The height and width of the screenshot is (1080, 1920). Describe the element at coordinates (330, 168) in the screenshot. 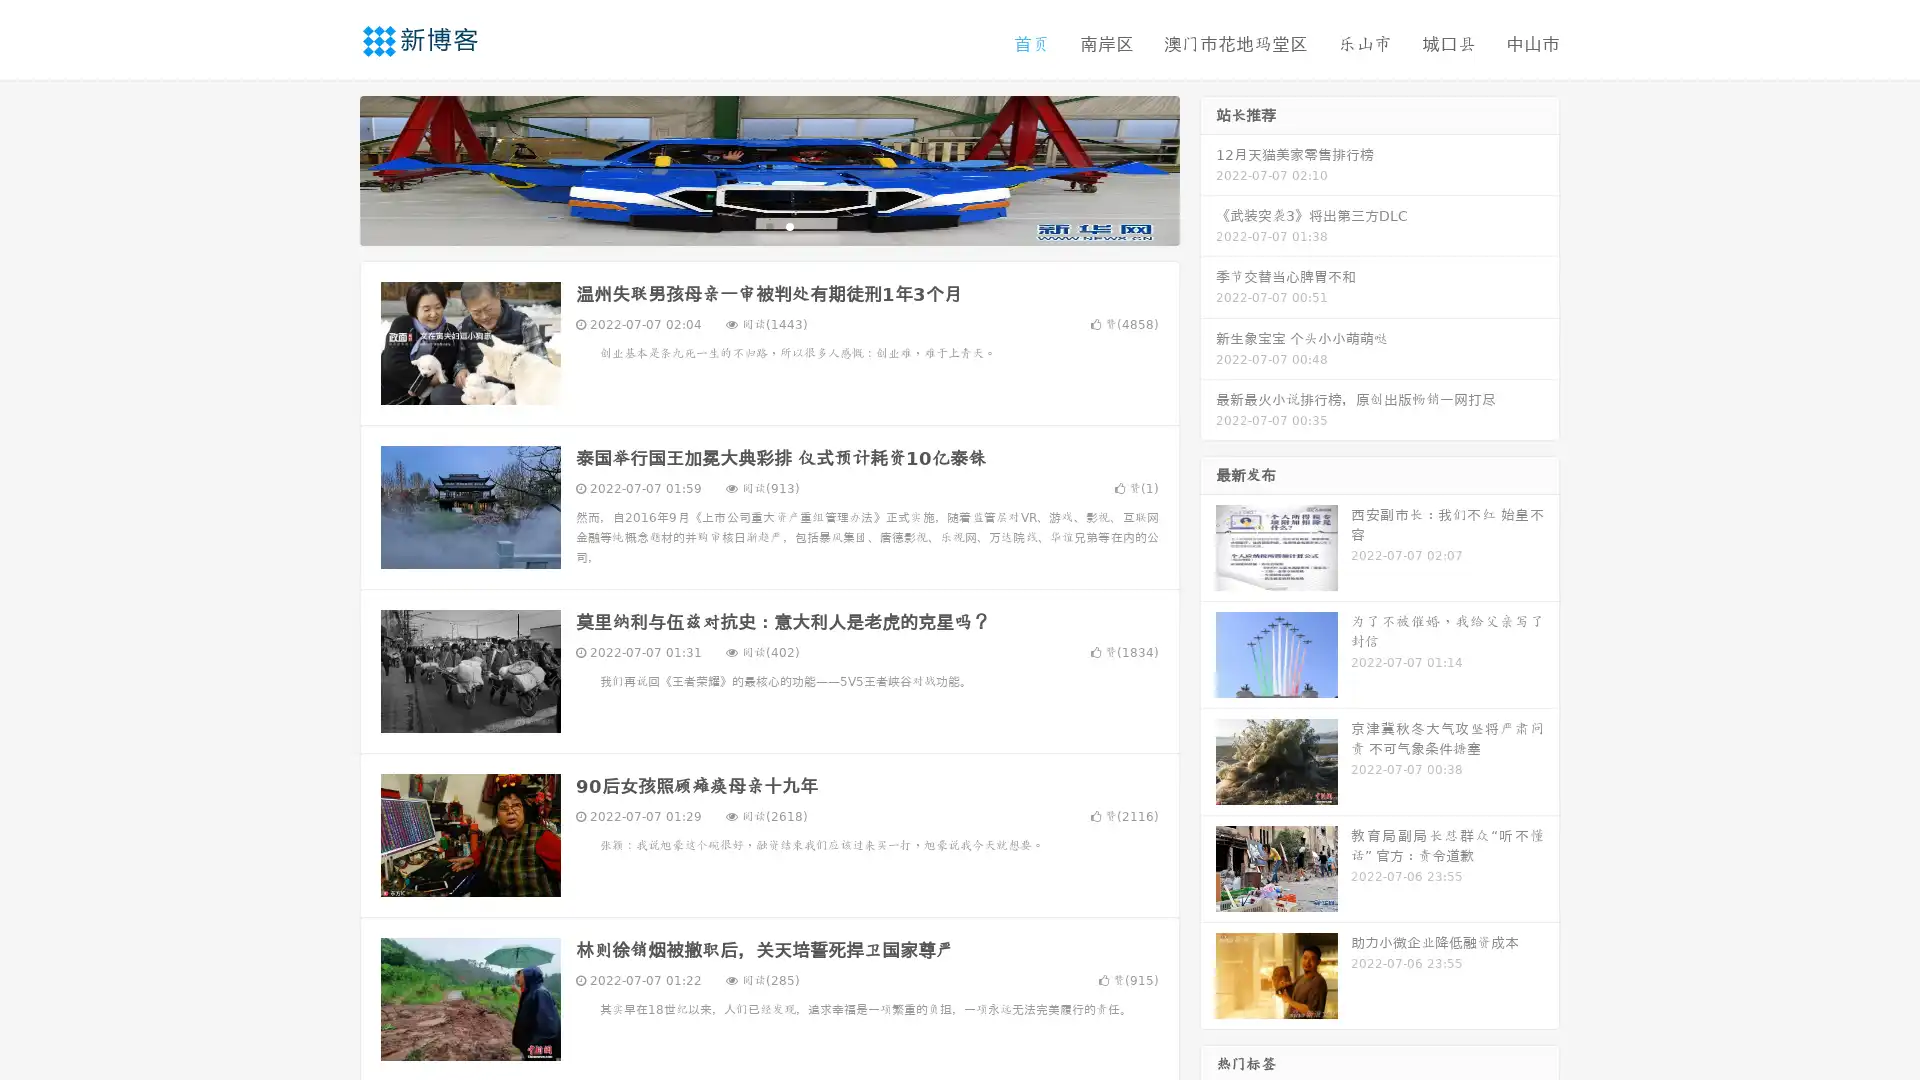

I see `Previous slide` at that location.